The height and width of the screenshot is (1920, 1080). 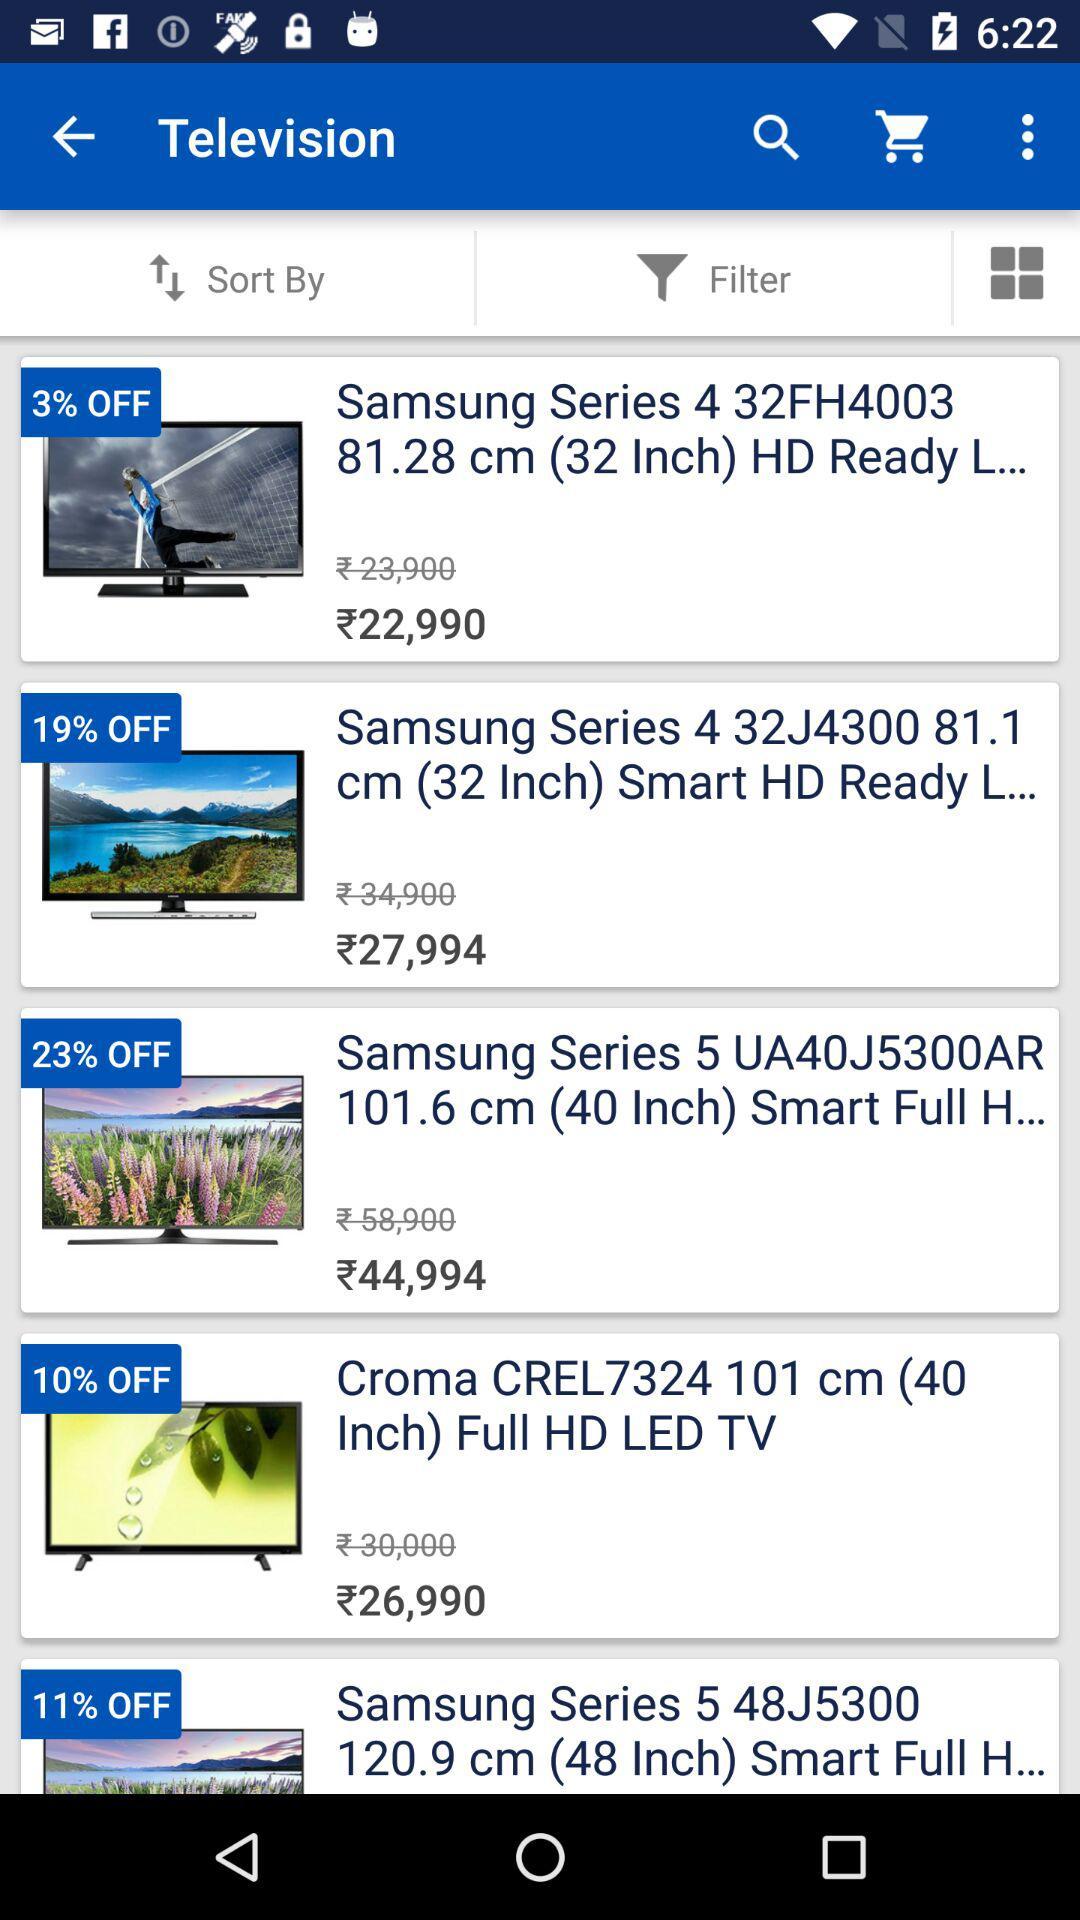 What do you see at coordinates (1017, 272) in the screenshot?
I see `page viewing options` at bounding box center [1017, 272].